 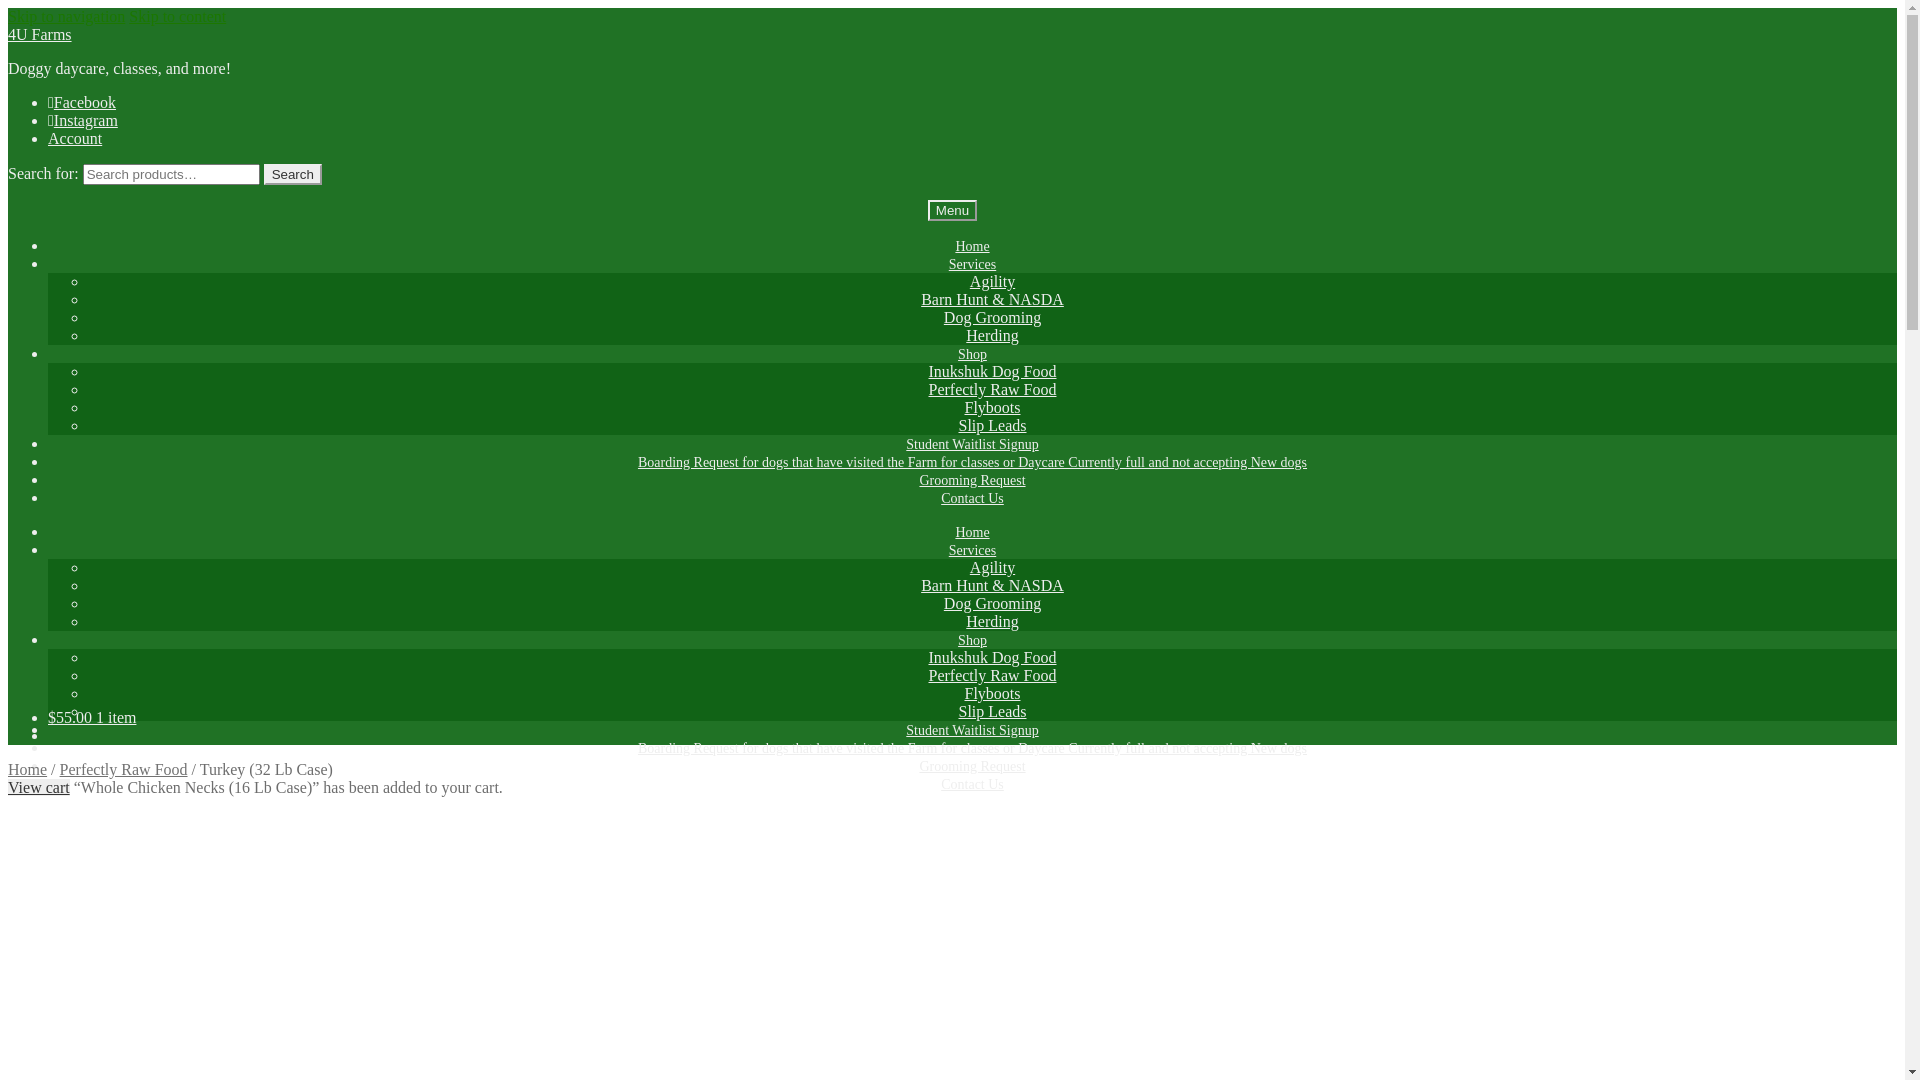 I want to click on 'Skip to content', so click(x=177, y=16).